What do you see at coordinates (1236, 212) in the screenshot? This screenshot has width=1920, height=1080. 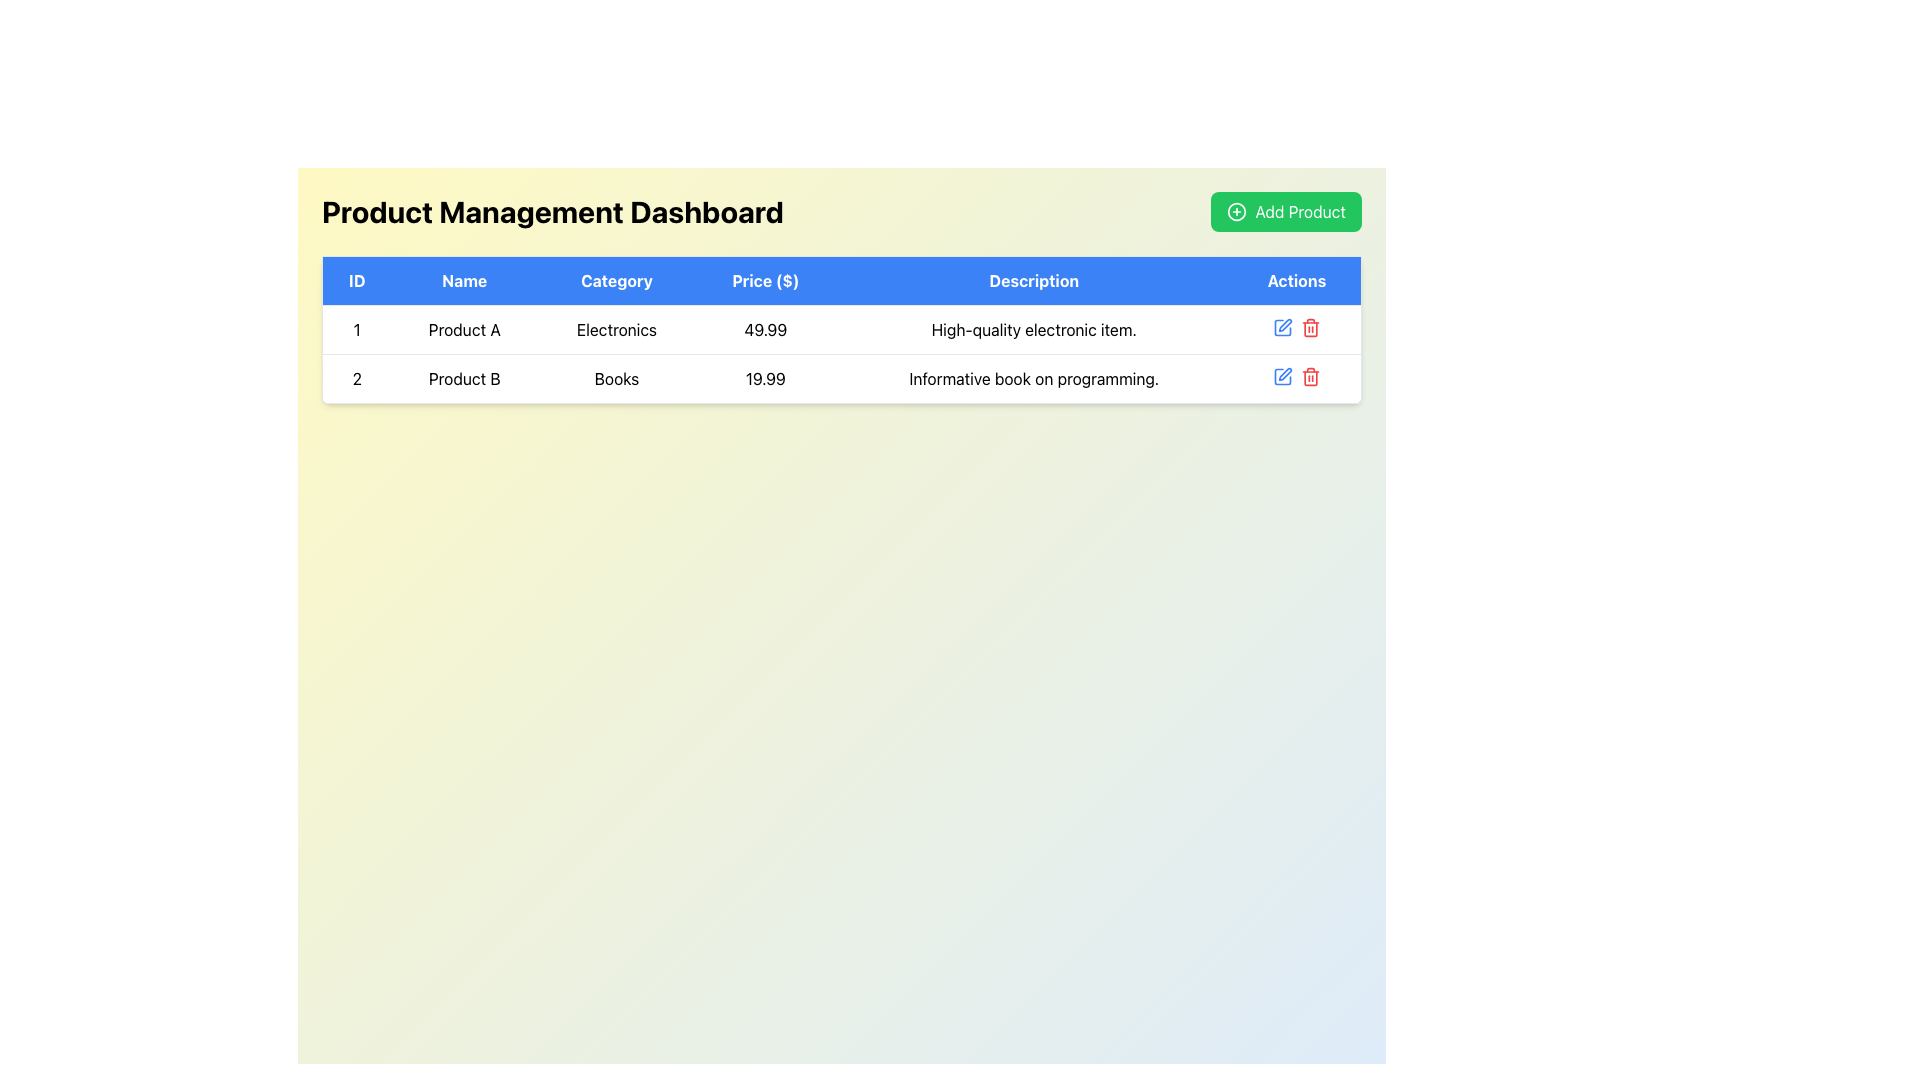 I see `the circular '+' icon located within the green 'Add Product' button in the top-right corner of the interface` at bounding box center [1236, 212].